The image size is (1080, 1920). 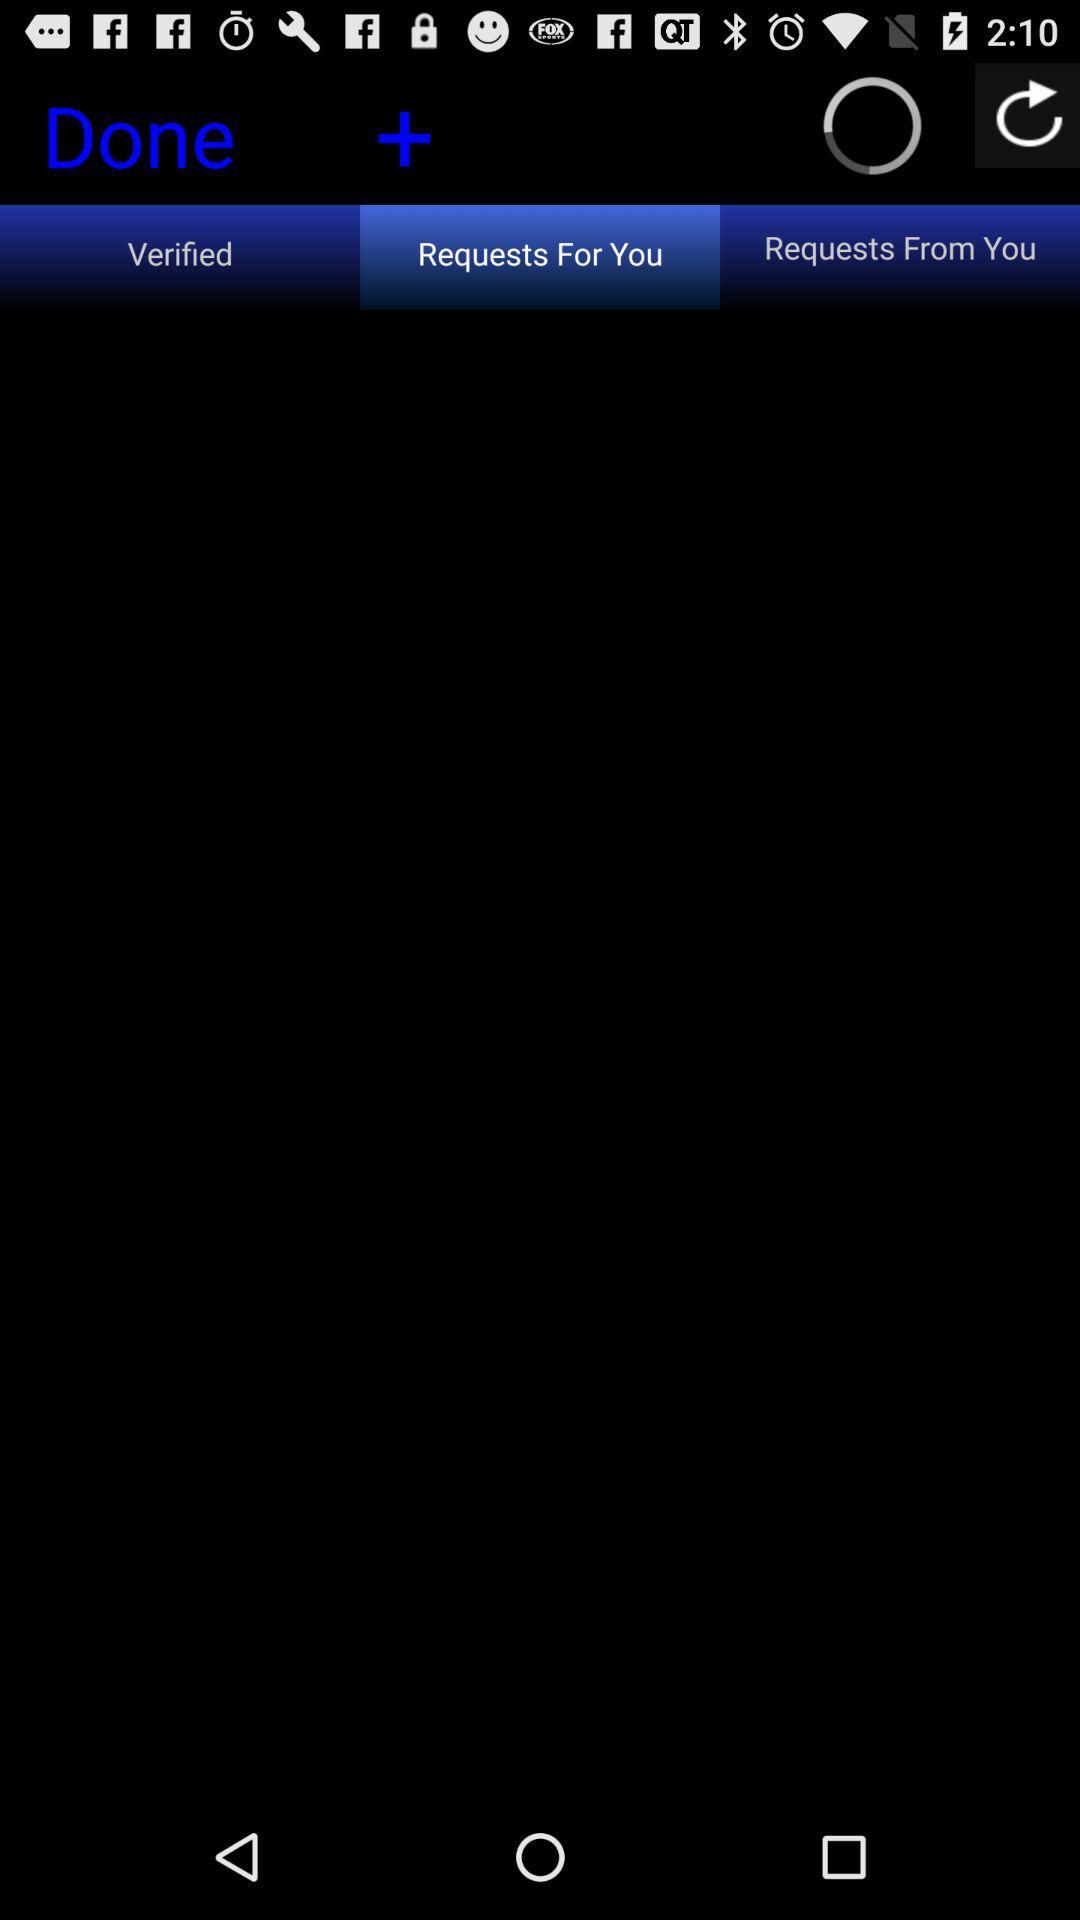 I want to click on the button next to +, so click(x=172, y=140).